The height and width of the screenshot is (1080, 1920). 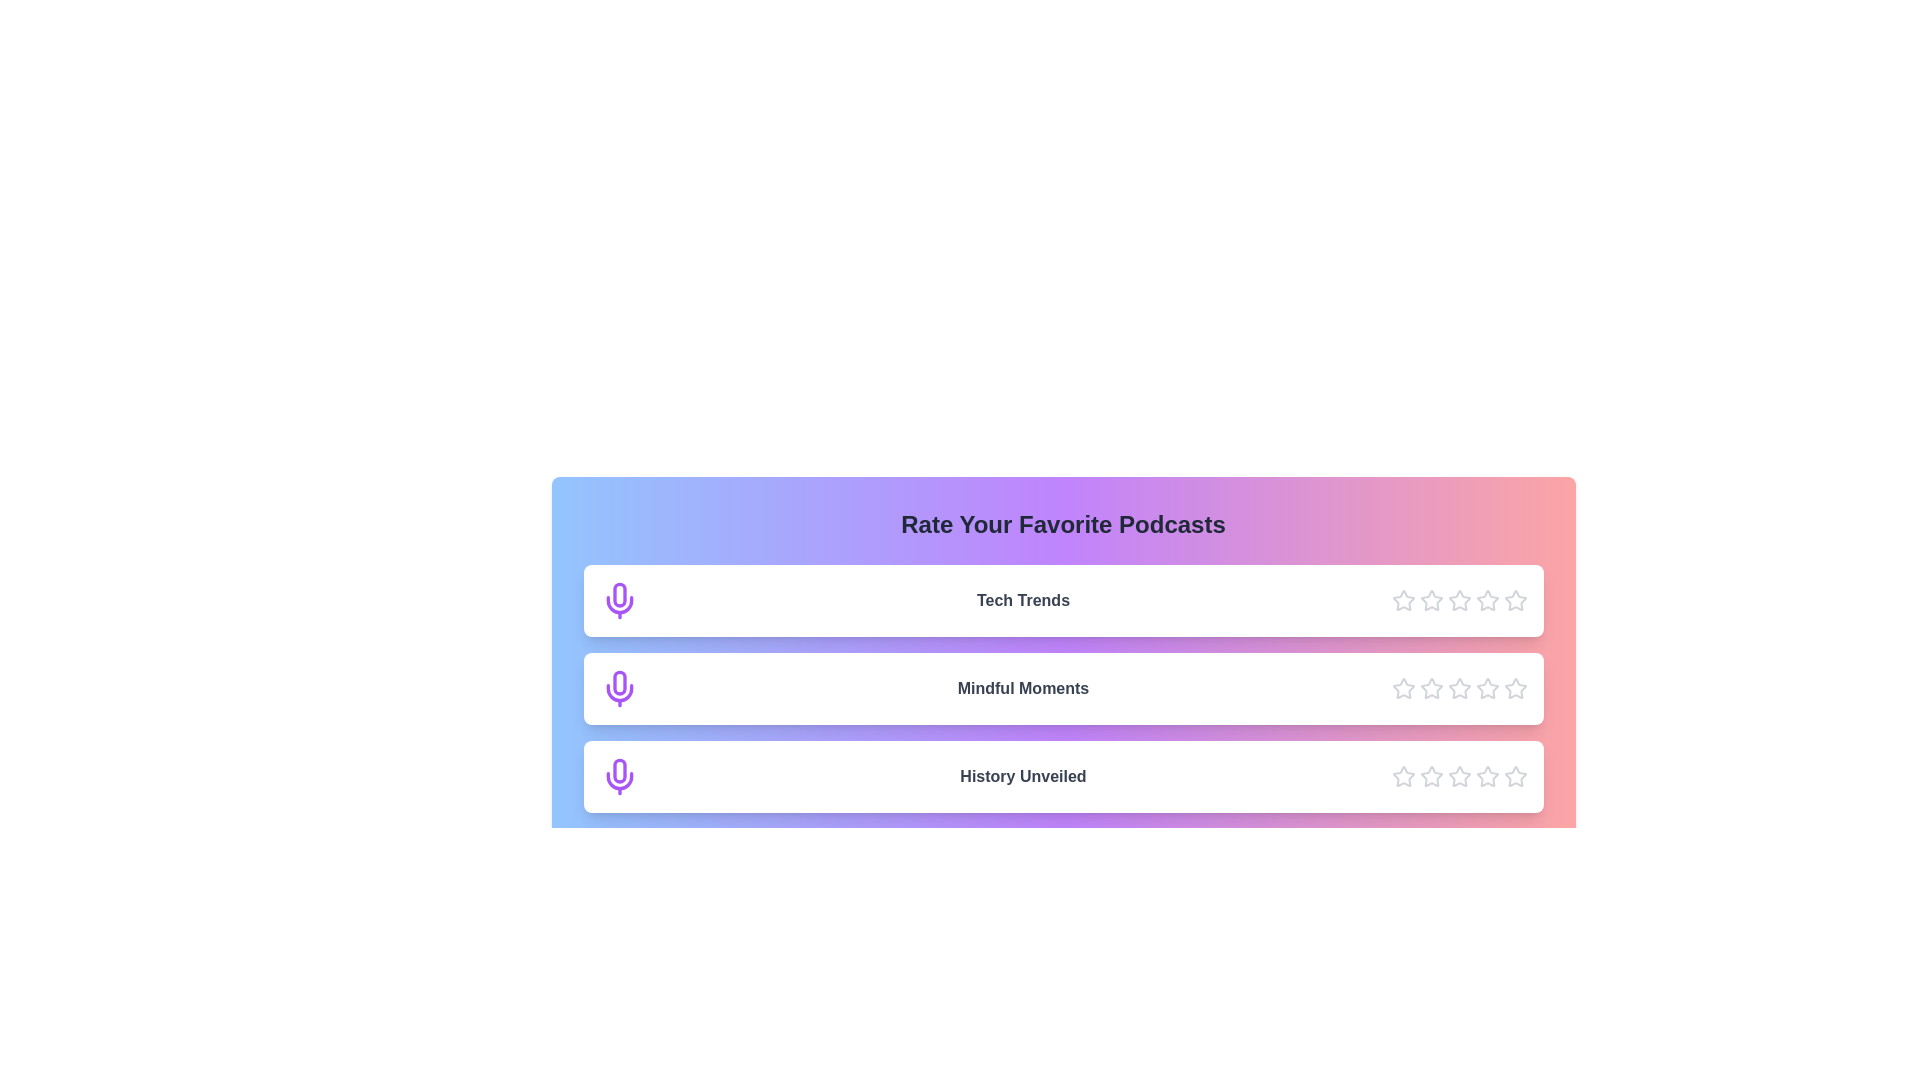 What do you see at coordinates (1487, 688) in the screenshot?
I see `the star icon corresponding to 4 stars for the podcast Mindful Moments` at bounding box center [1487, 688].